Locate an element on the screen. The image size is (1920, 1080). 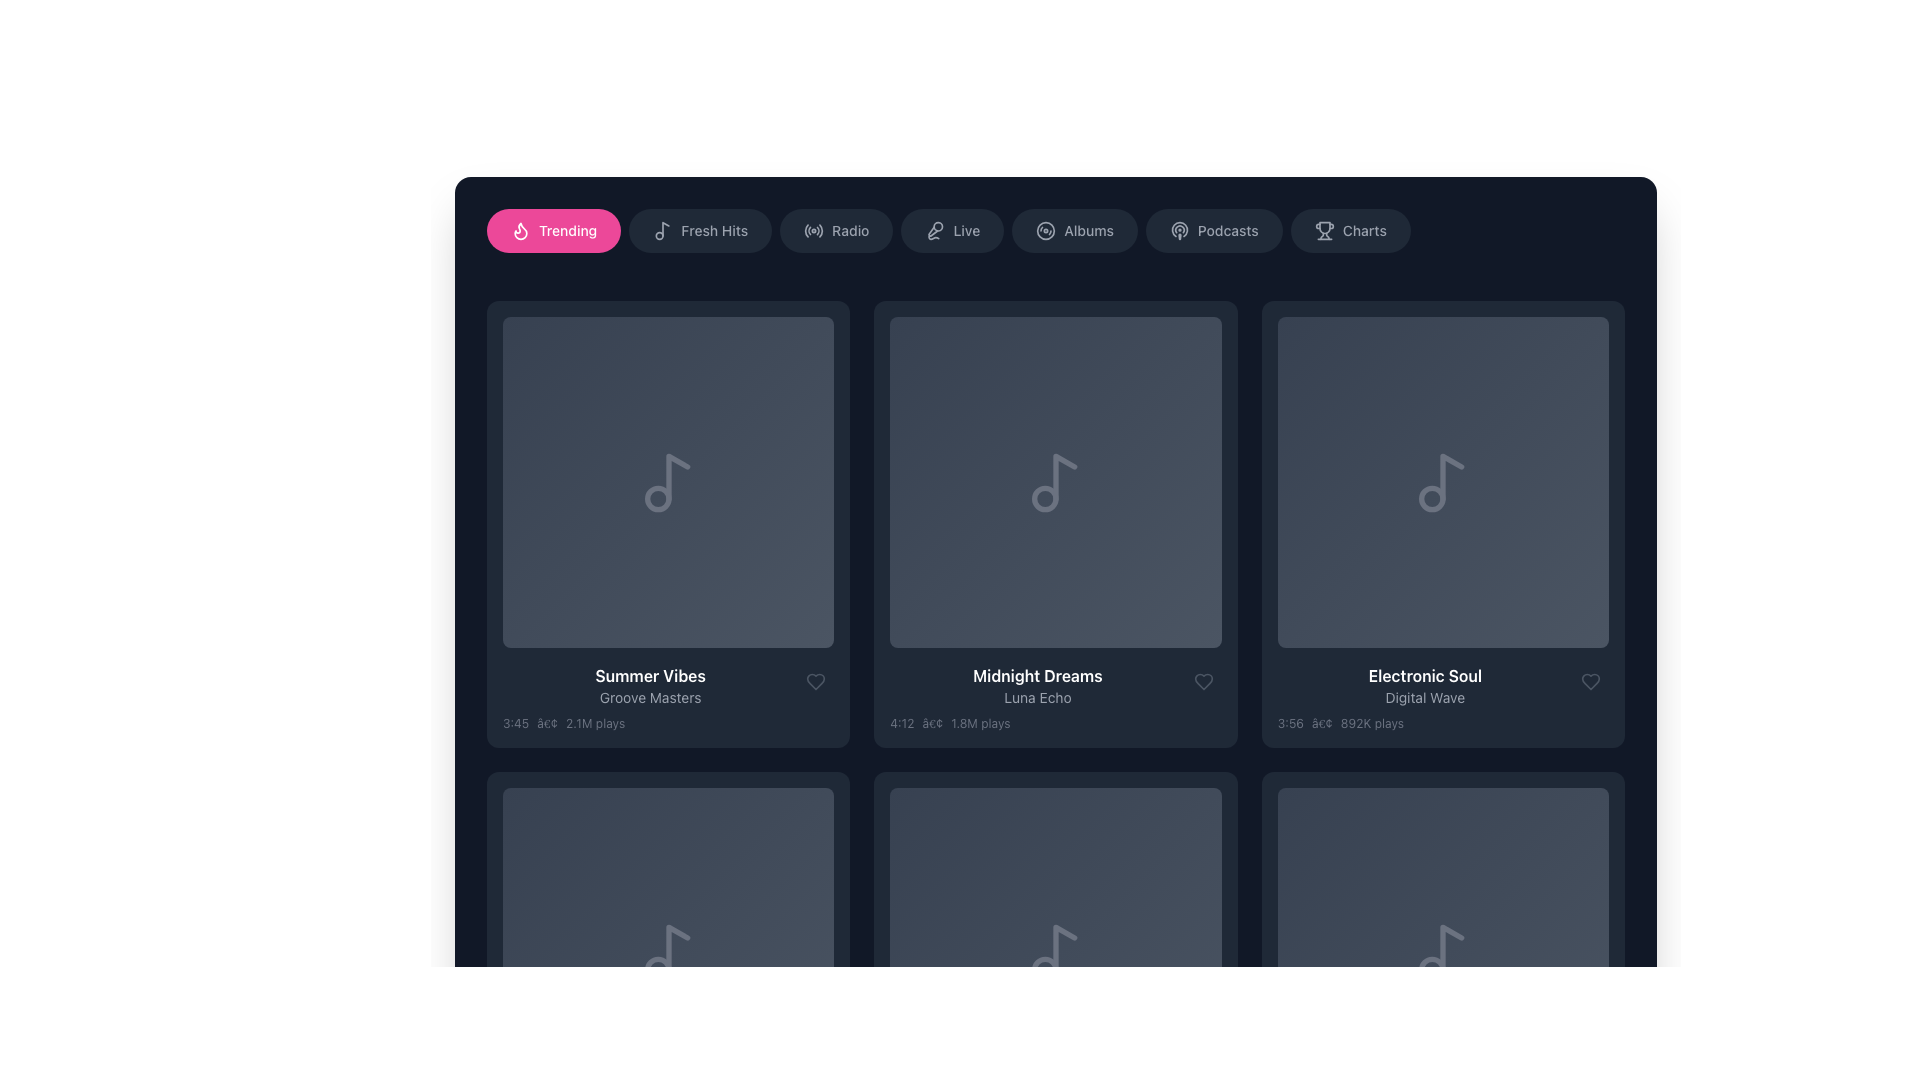
the 'Albums' text label that serves as the label for the navigation button, associating it with the button containing it is located at coordinates (1088, 230).